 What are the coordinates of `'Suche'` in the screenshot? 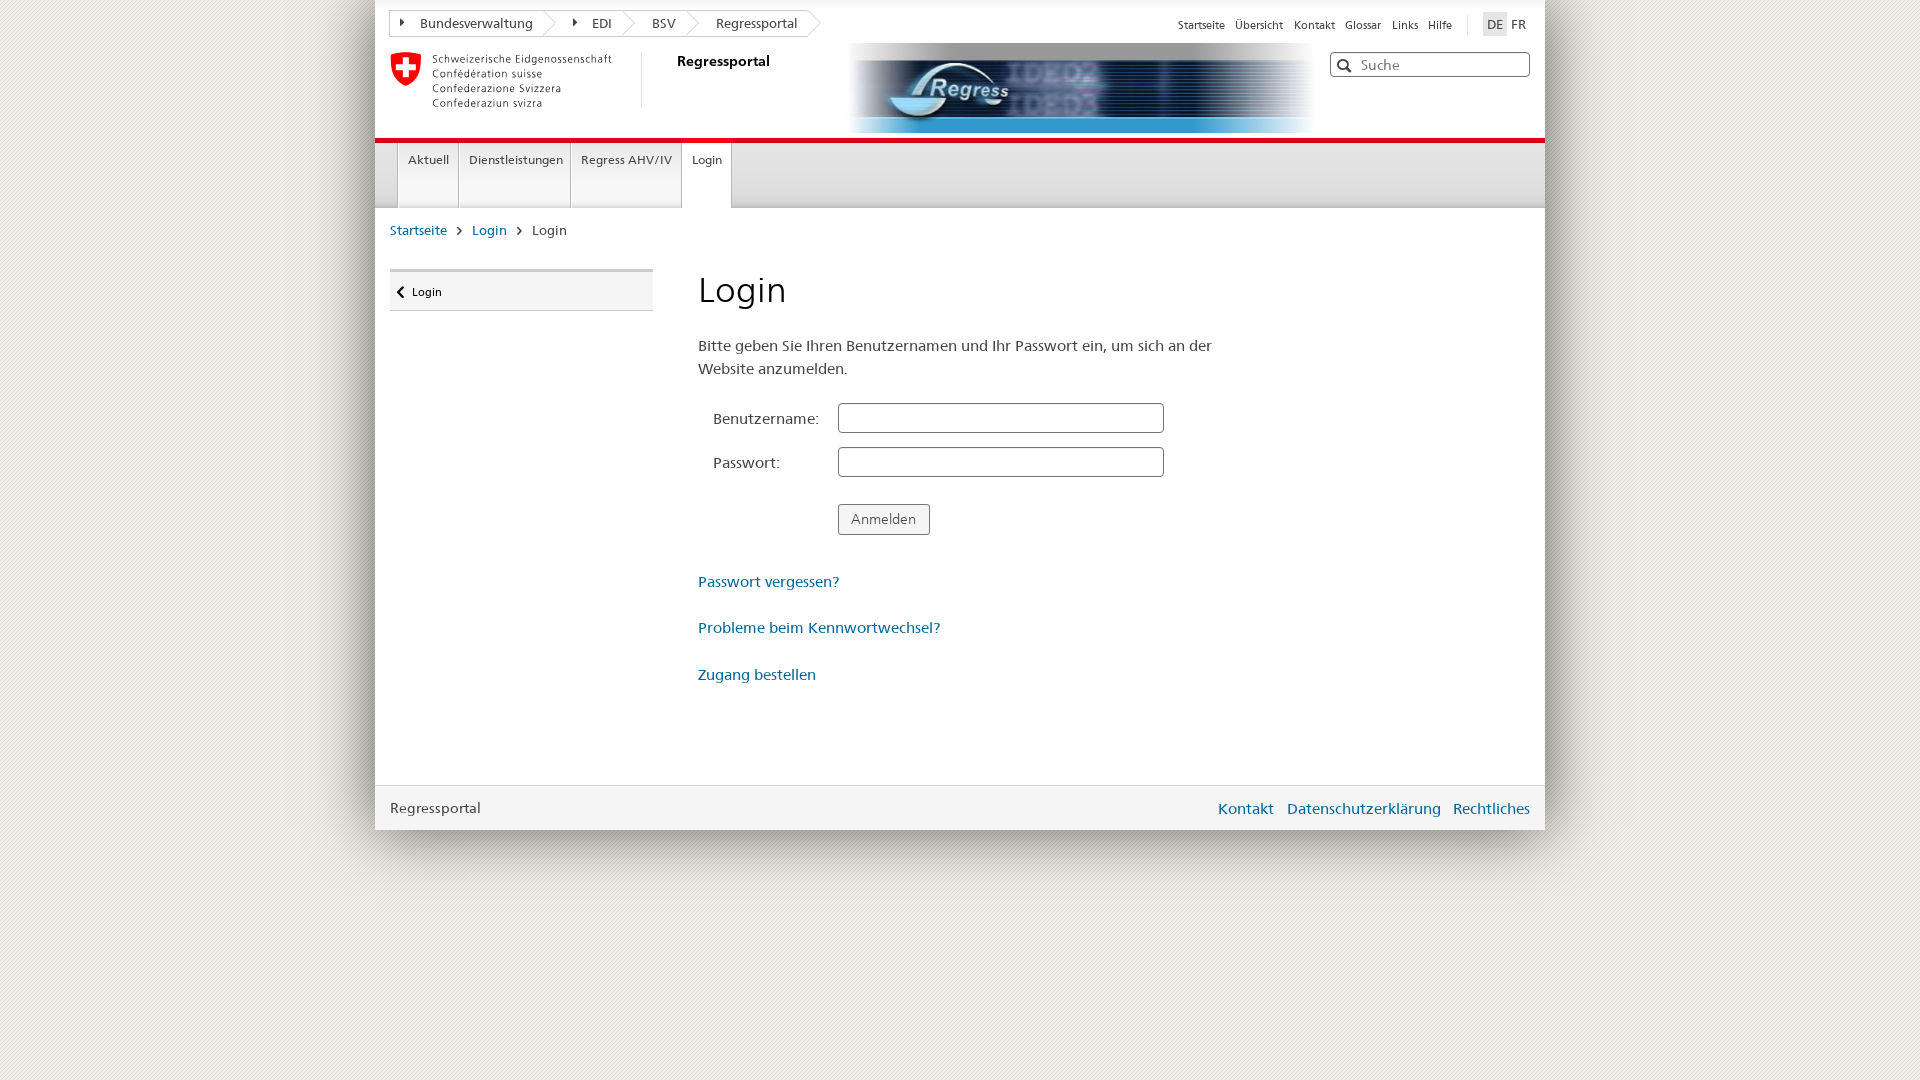 It's located at (1346, 64).